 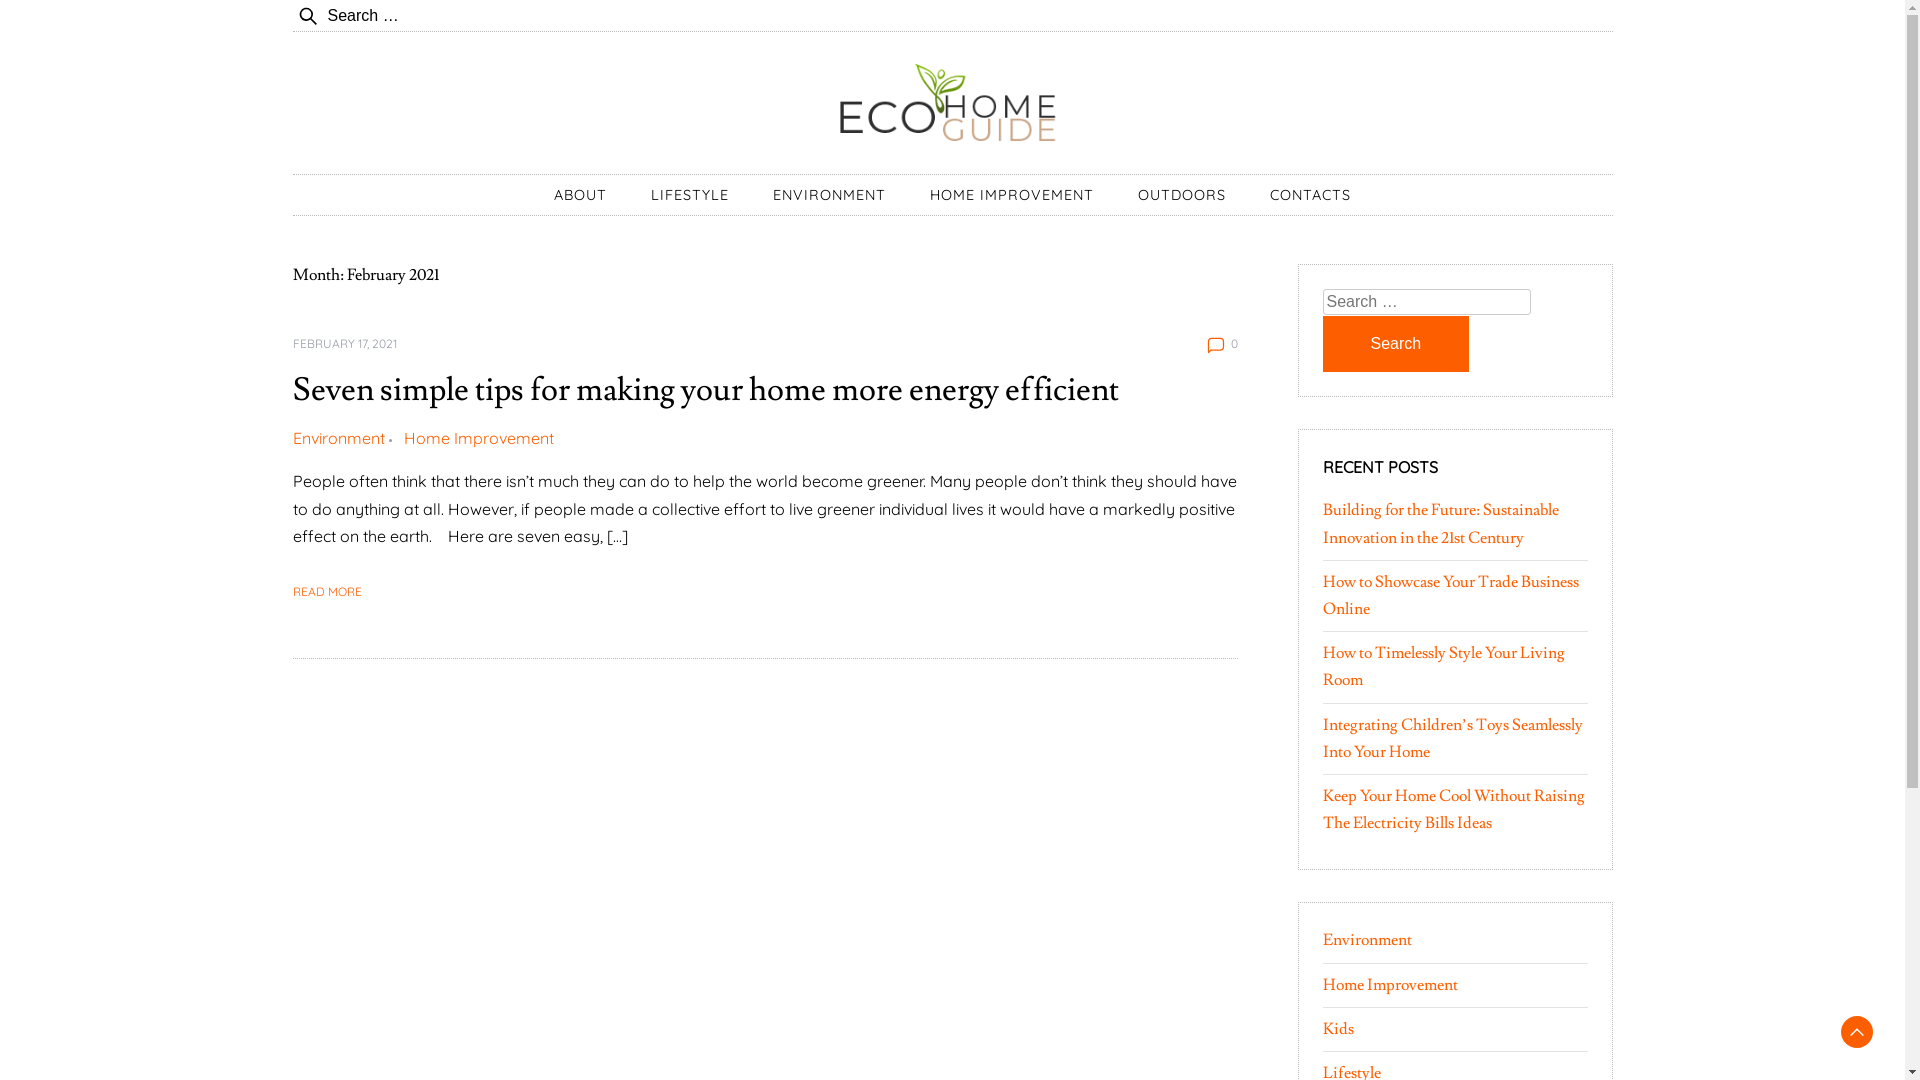 What do you see at coordinates (1443, 666) in the screenshot?
I see `'How to Timelessly Style Your Living Room'` at bounding box center [1443, 666].